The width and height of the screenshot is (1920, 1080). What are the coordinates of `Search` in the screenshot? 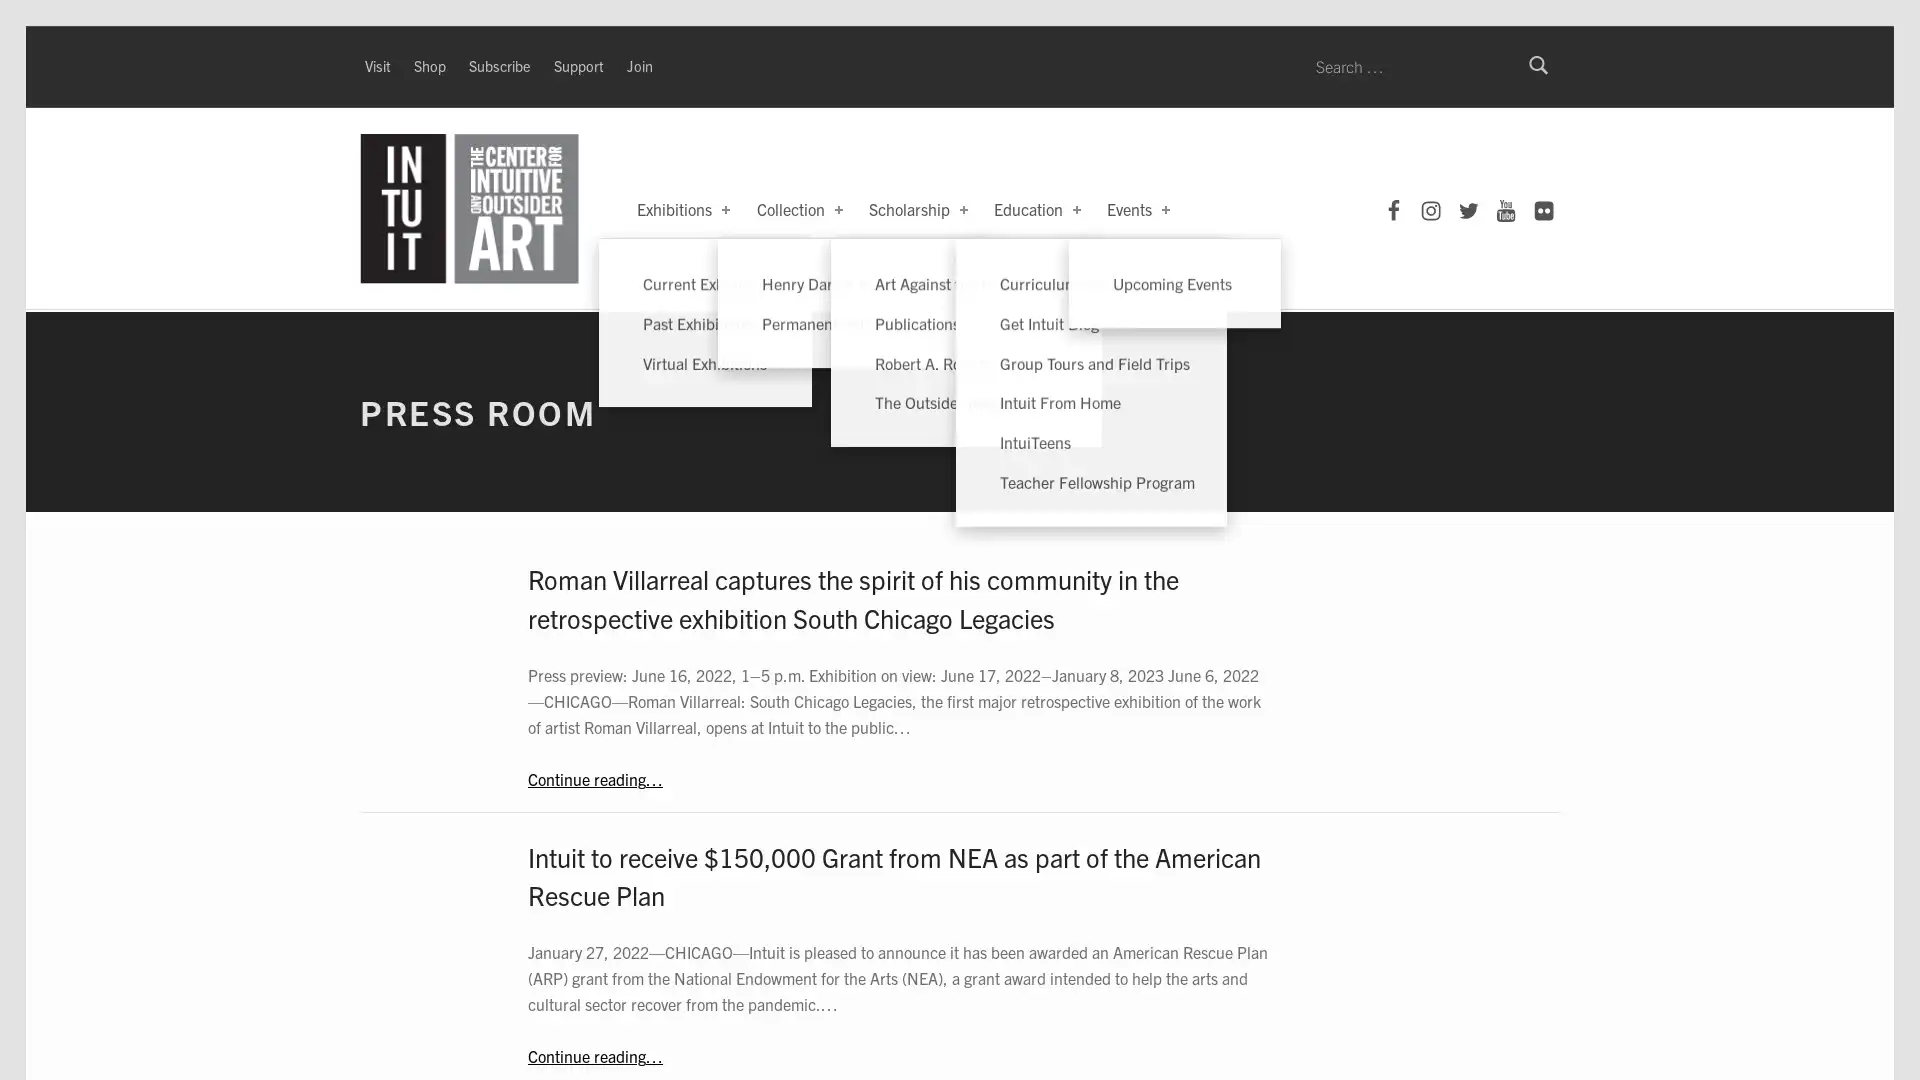 It's located at (1536, 53).